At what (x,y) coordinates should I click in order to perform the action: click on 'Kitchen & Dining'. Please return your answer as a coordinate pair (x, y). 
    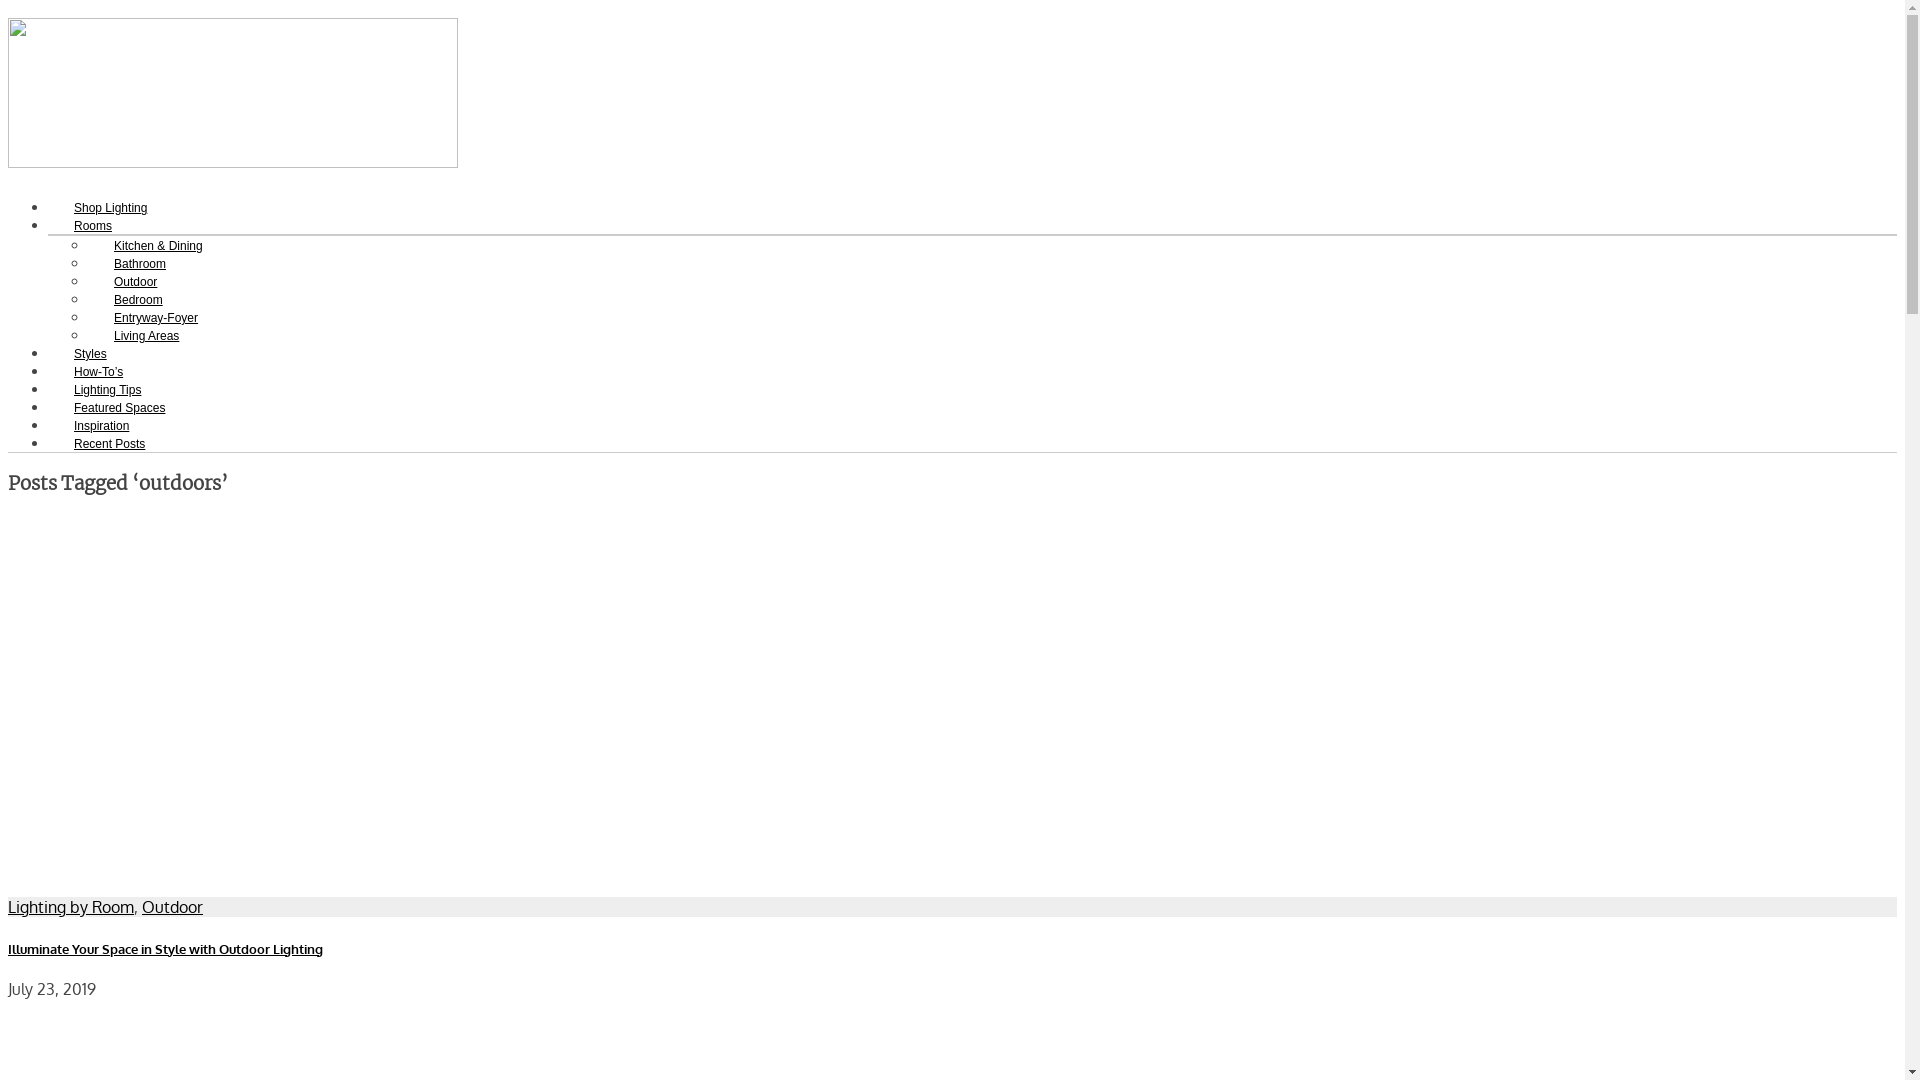
    Looking at the image, I should click on (157, 245).